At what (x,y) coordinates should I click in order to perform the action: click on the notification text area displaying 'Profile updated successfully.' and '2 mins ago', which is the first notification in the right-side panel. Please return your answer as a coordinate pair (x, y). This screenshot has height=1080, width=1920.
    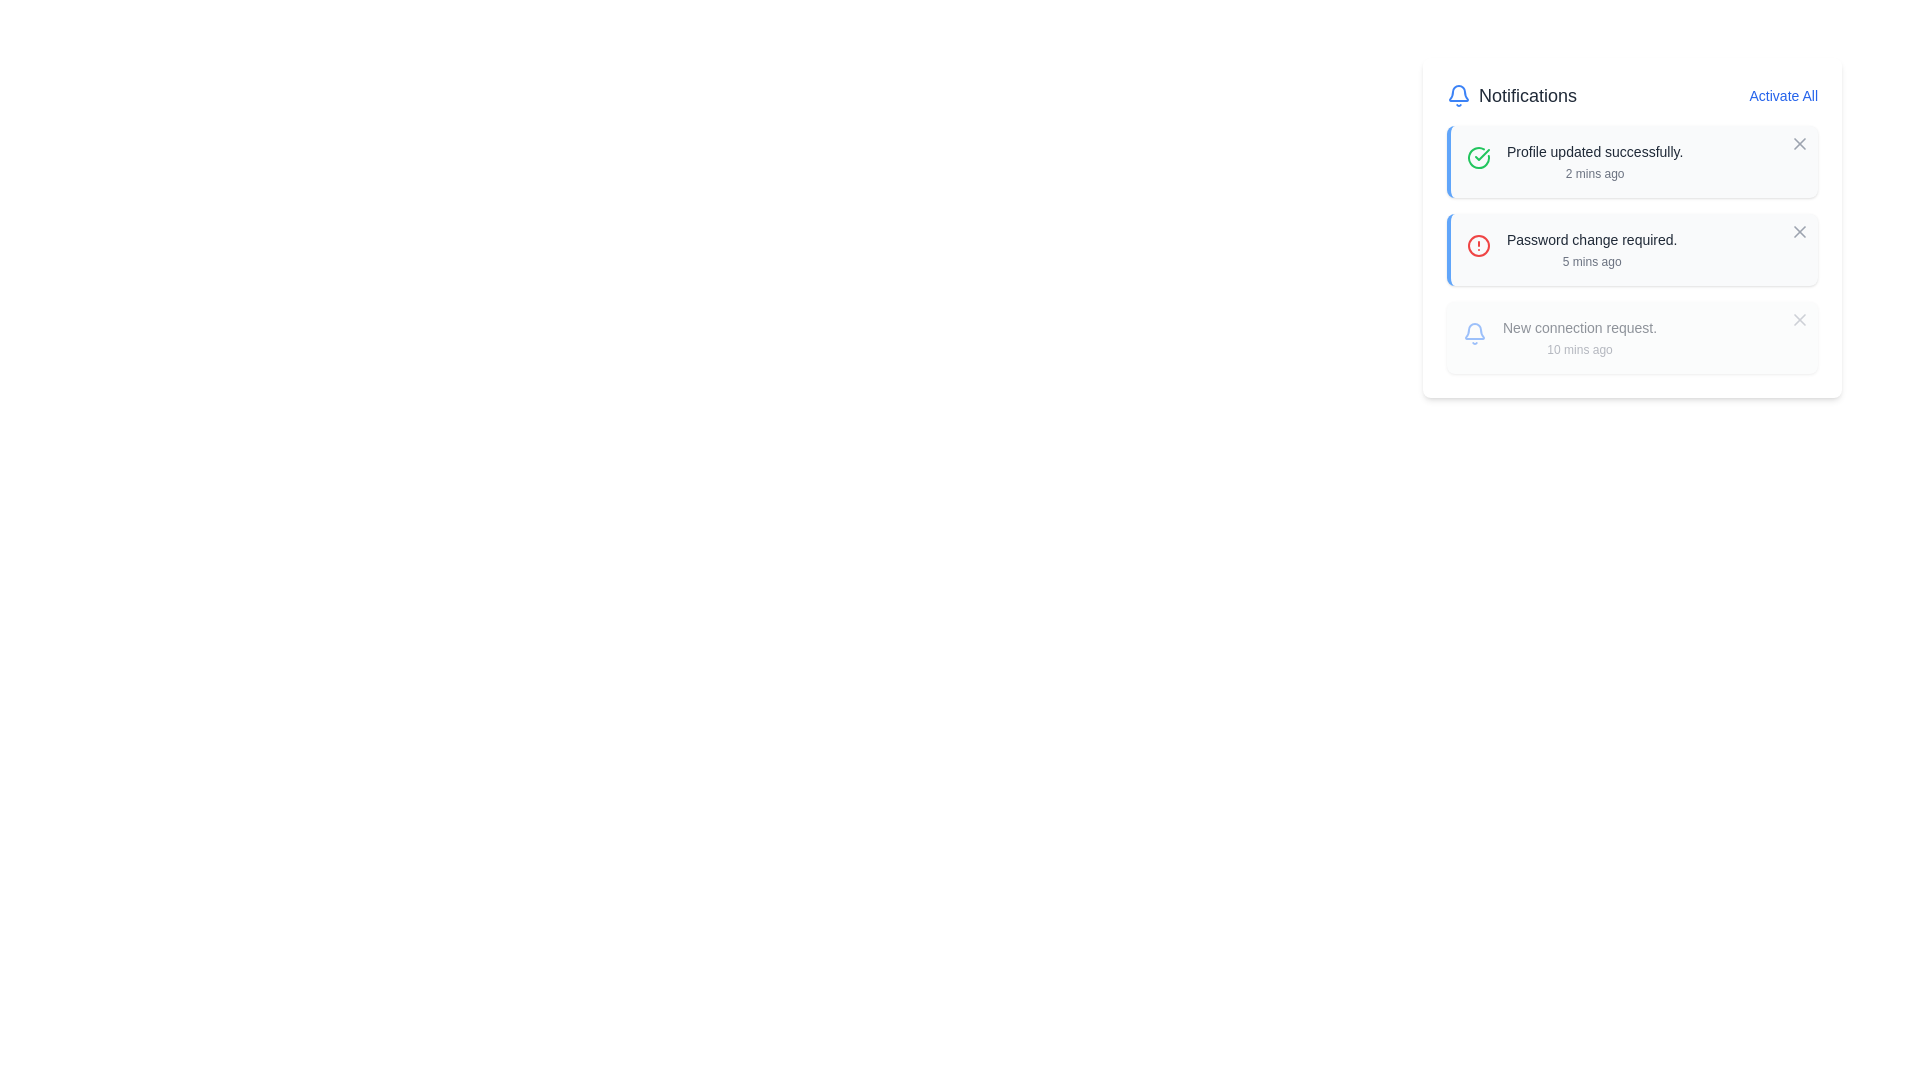
    Looking at the image, I should click on (1594, 161).